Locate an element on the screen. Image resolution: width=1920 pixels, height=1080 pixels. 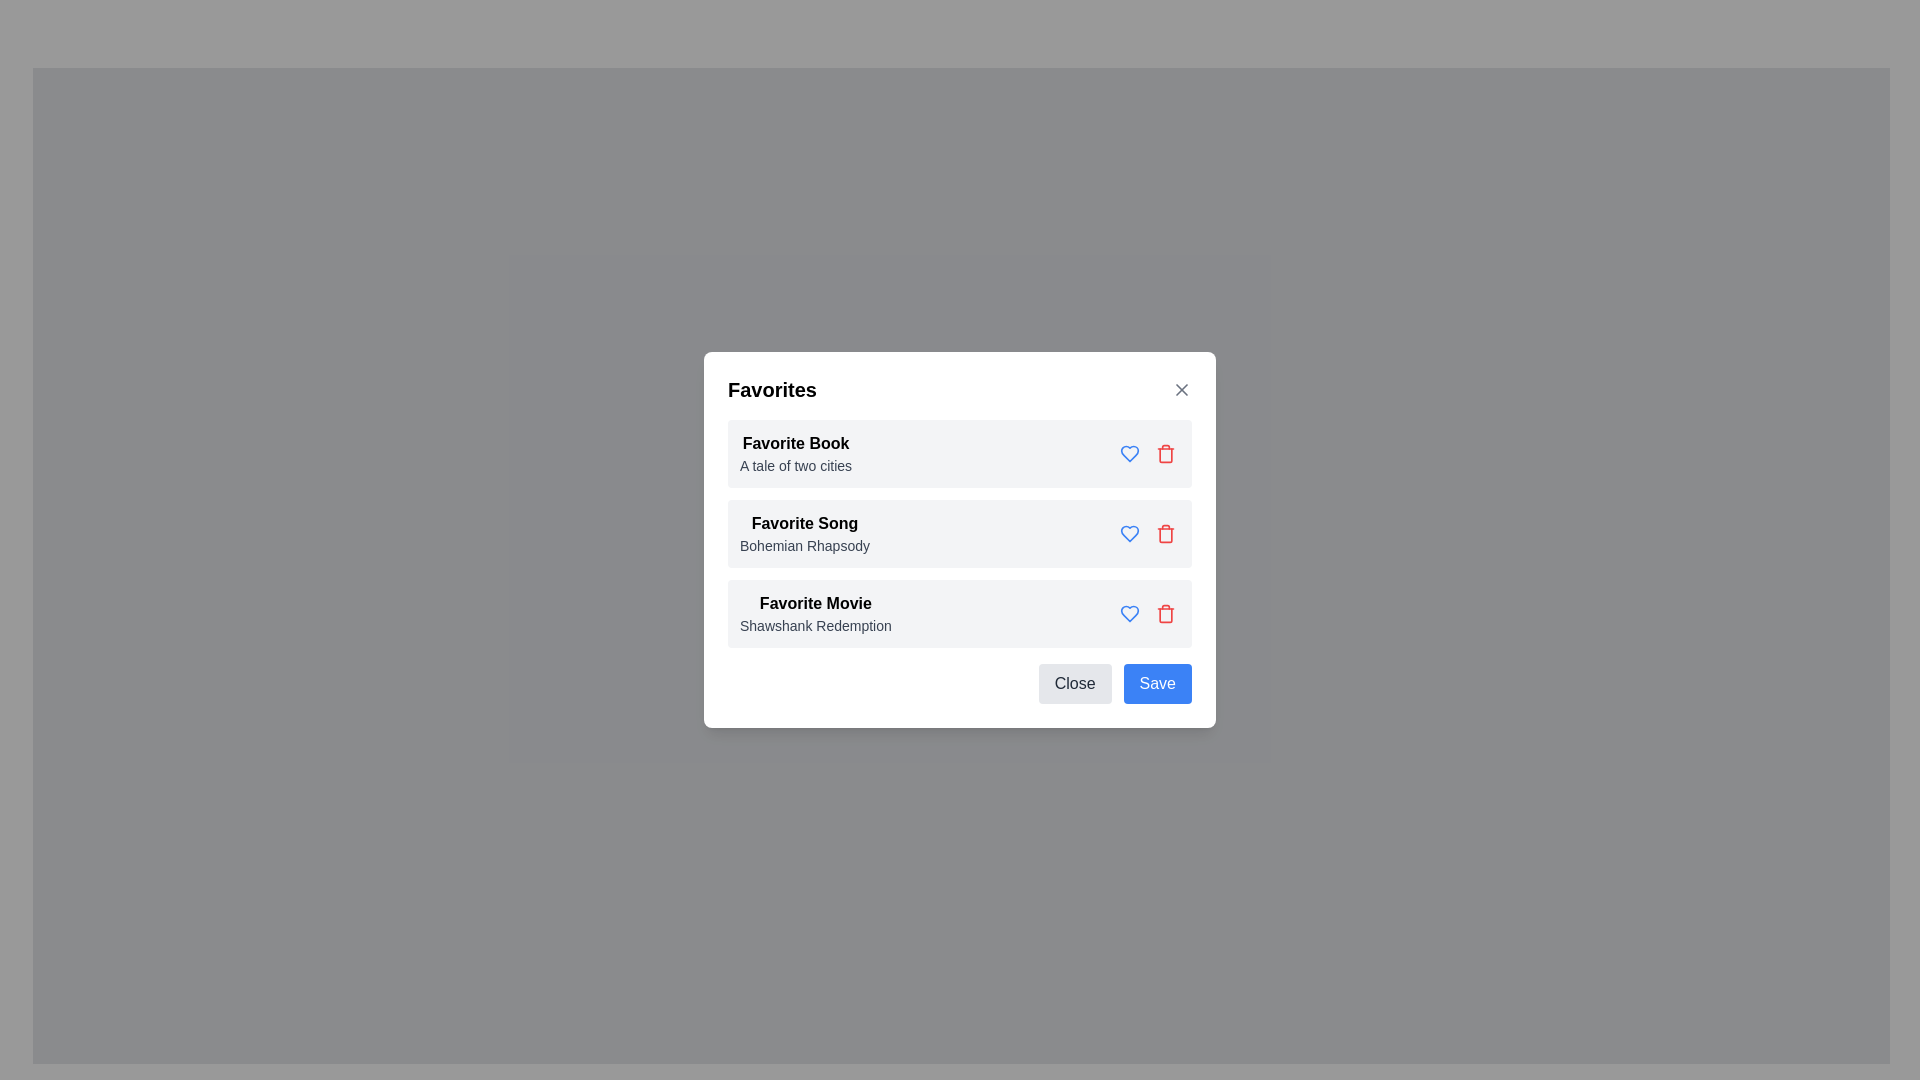
the bold, black-colored text labeled 'Favorites', which is aligned to the left at the top of a content box within a rectangular dialog box is located at coordinates (771, 389).